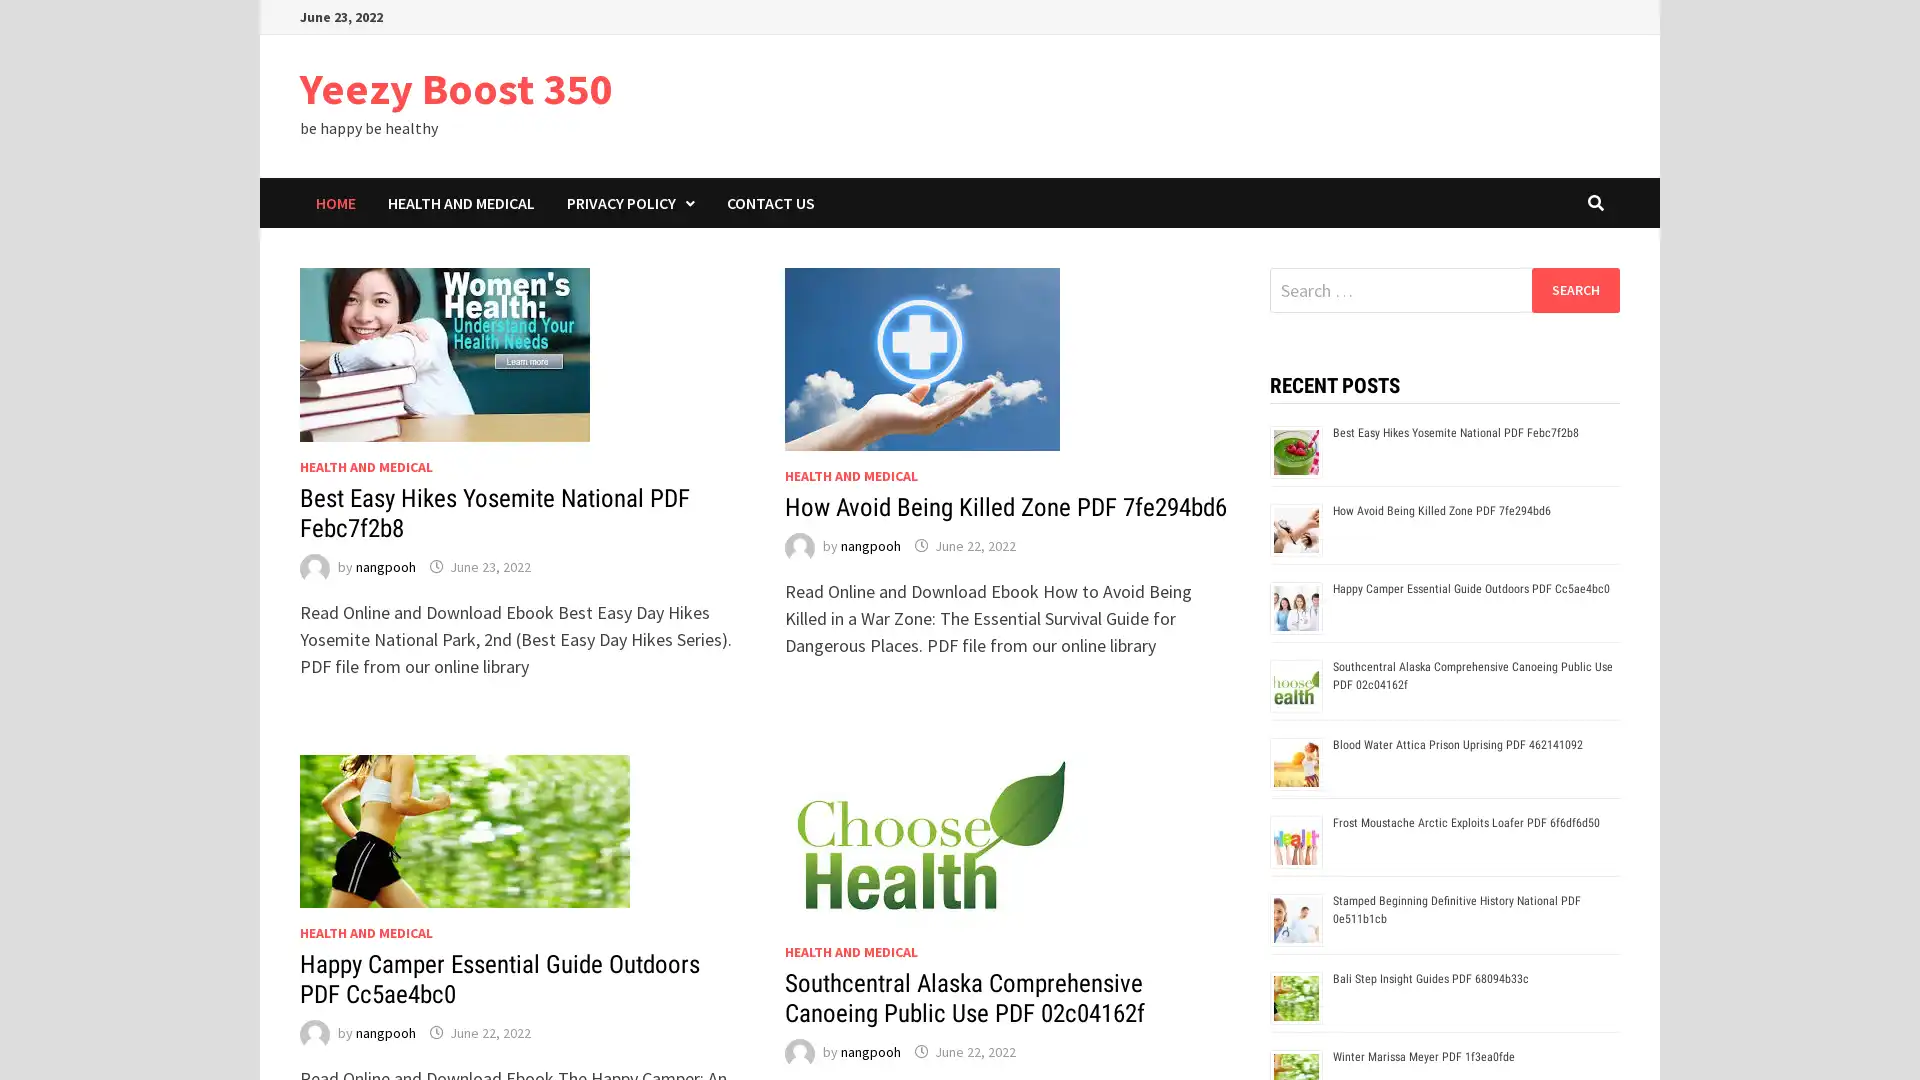 The image size is (1920, 1080). Describe the element at coordinates (1574, 289) in the screenshot. I see `Search` at that location.